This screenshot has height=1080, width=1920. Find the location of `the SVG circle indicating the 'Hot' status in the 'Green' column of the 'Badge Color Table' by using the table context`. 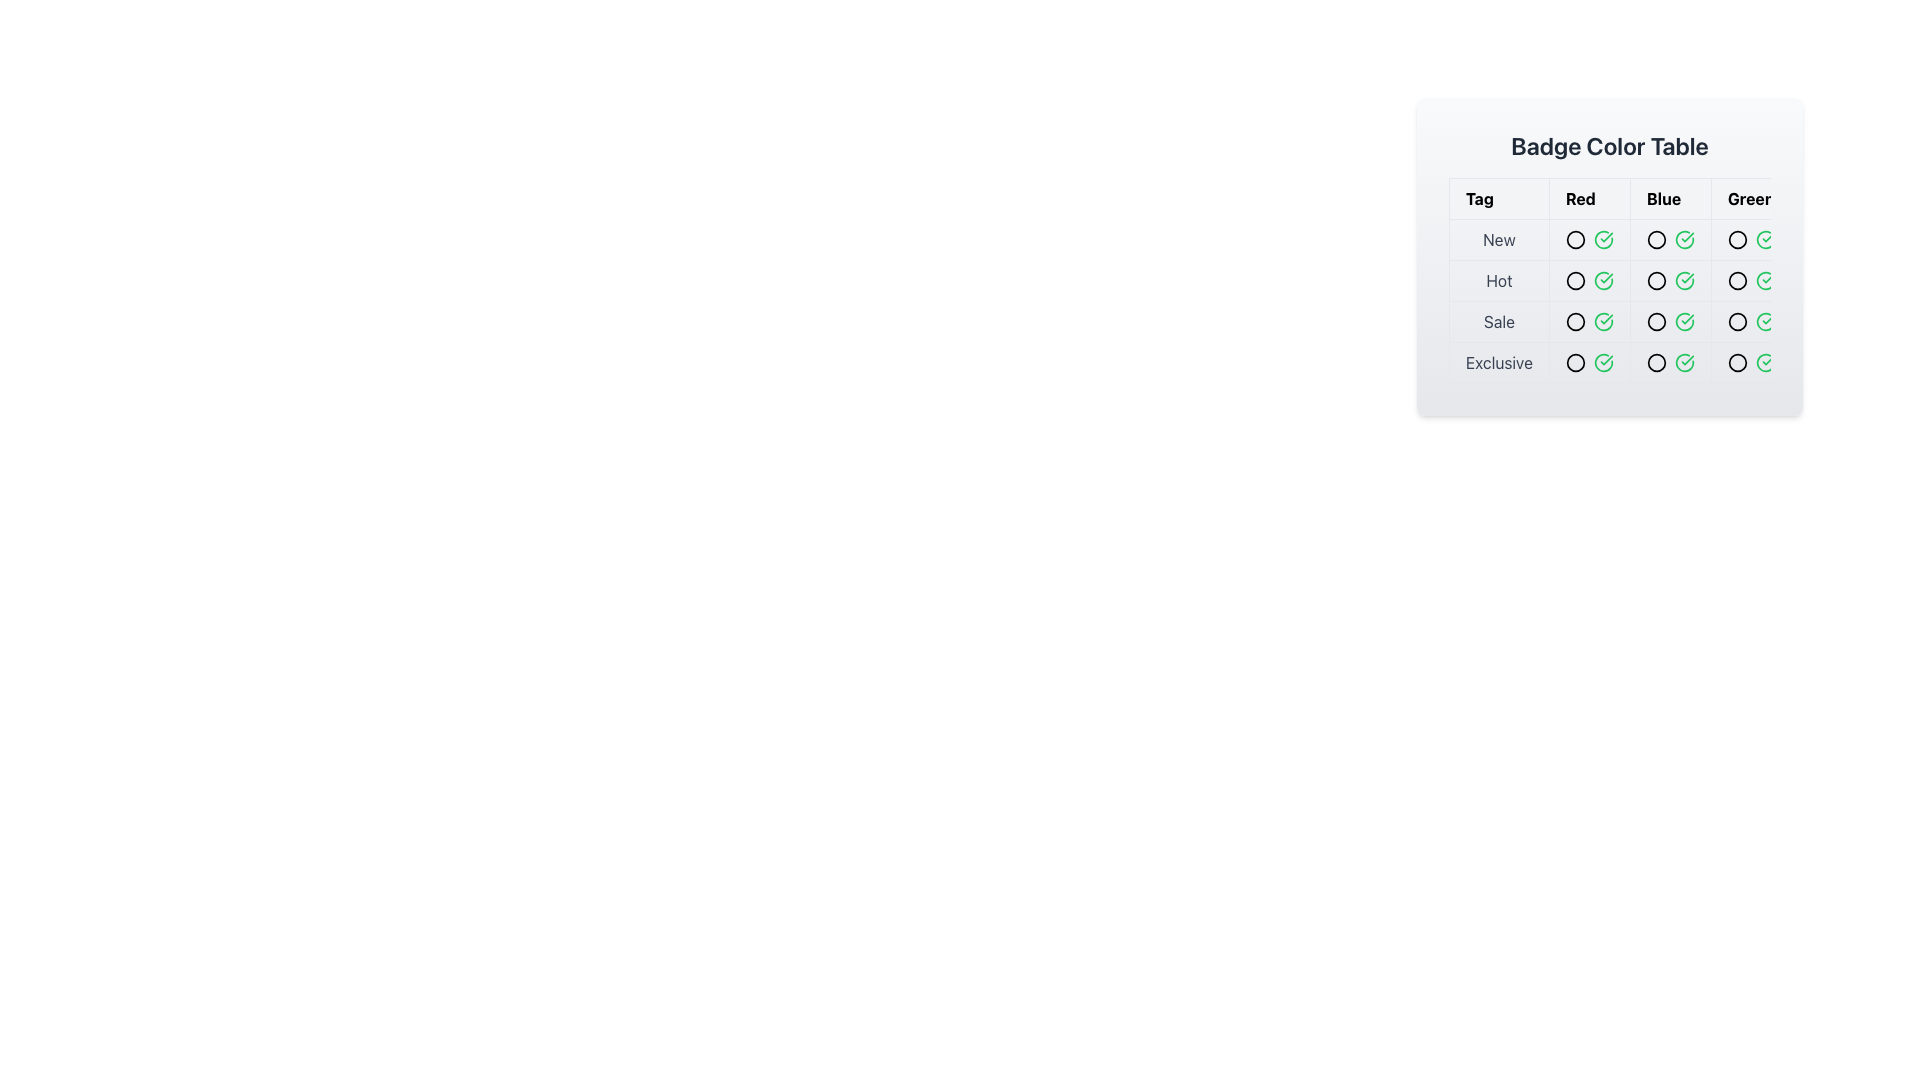

the SVG circle indicating the 'Hot' status in the 'Green' column of the 'Badge Color Table' by using the table context is located at coordinates (1736, 281).